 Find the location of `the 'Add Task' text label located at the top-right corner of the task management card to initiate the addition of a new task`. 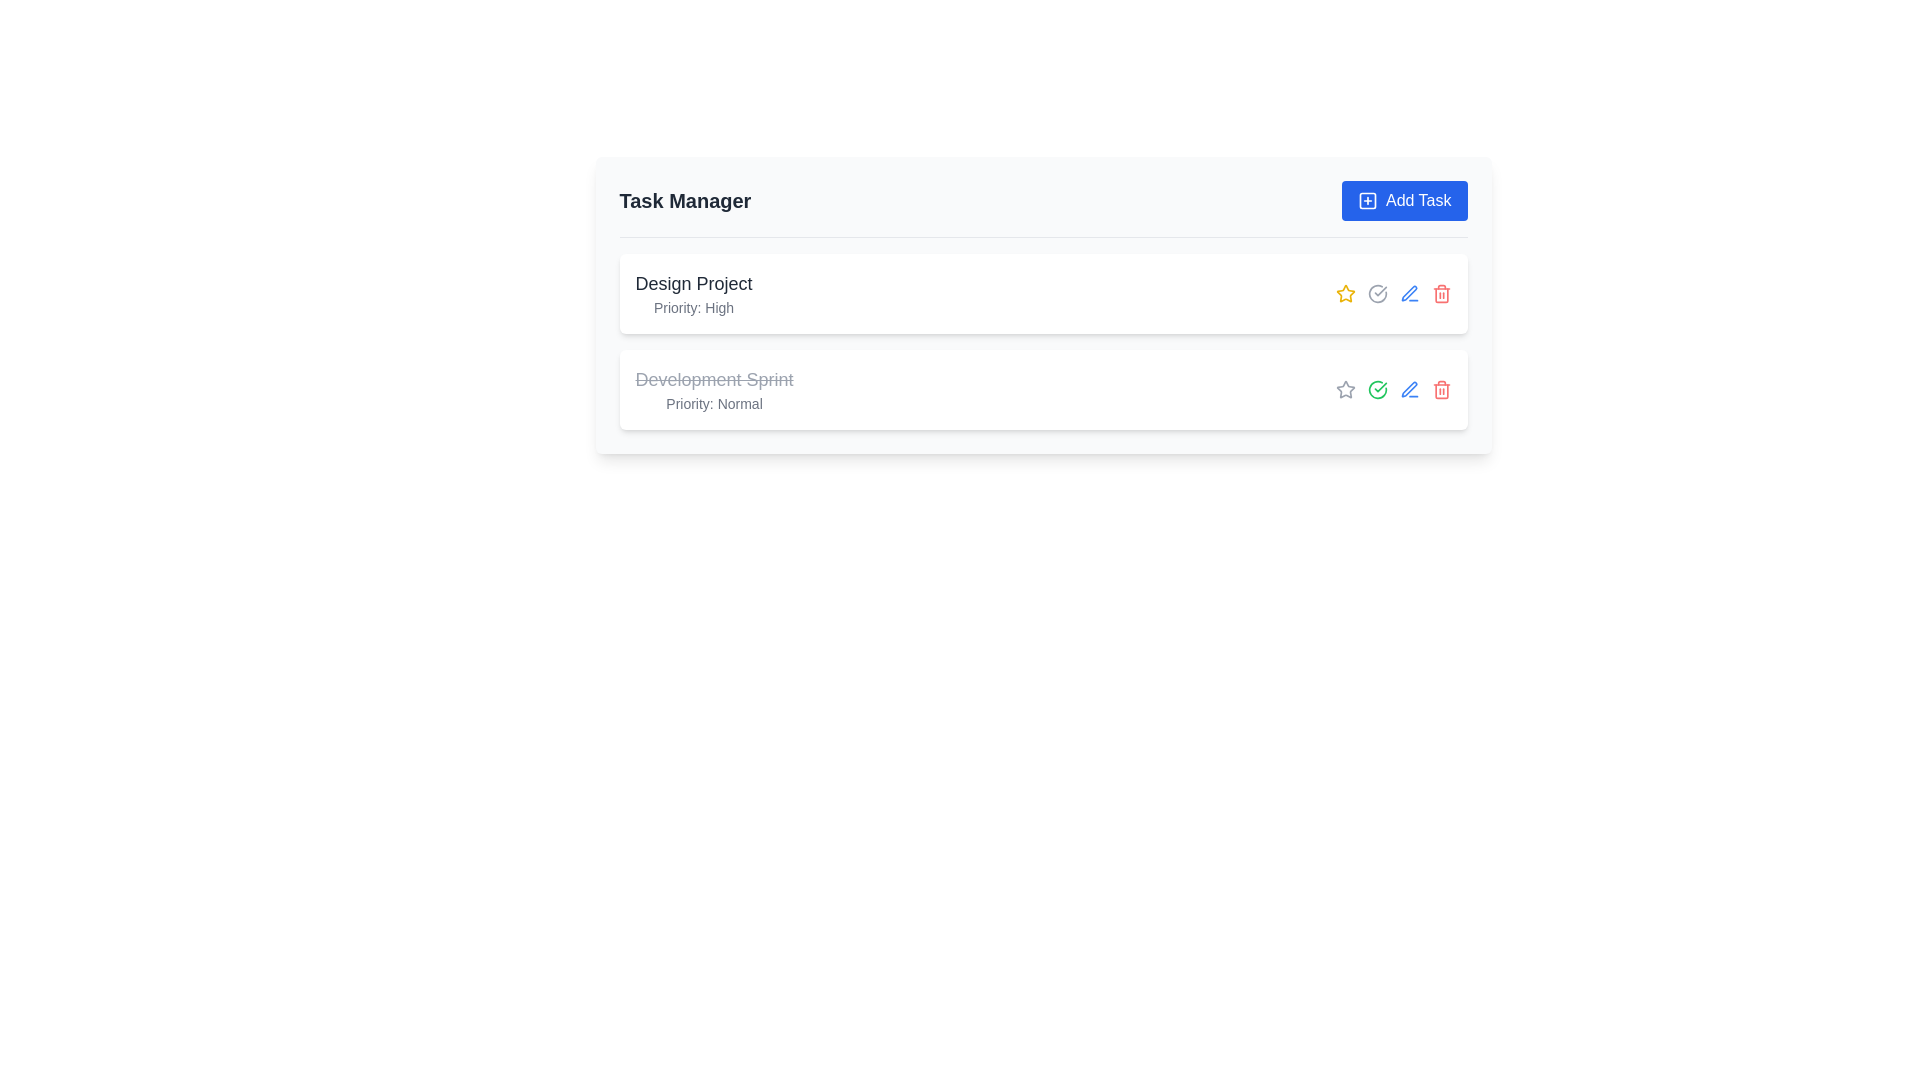

the 'Add Task' text label located at the top-right corner of the task management card to initiate the addition of a new task is located at coordinates (1417, 200).